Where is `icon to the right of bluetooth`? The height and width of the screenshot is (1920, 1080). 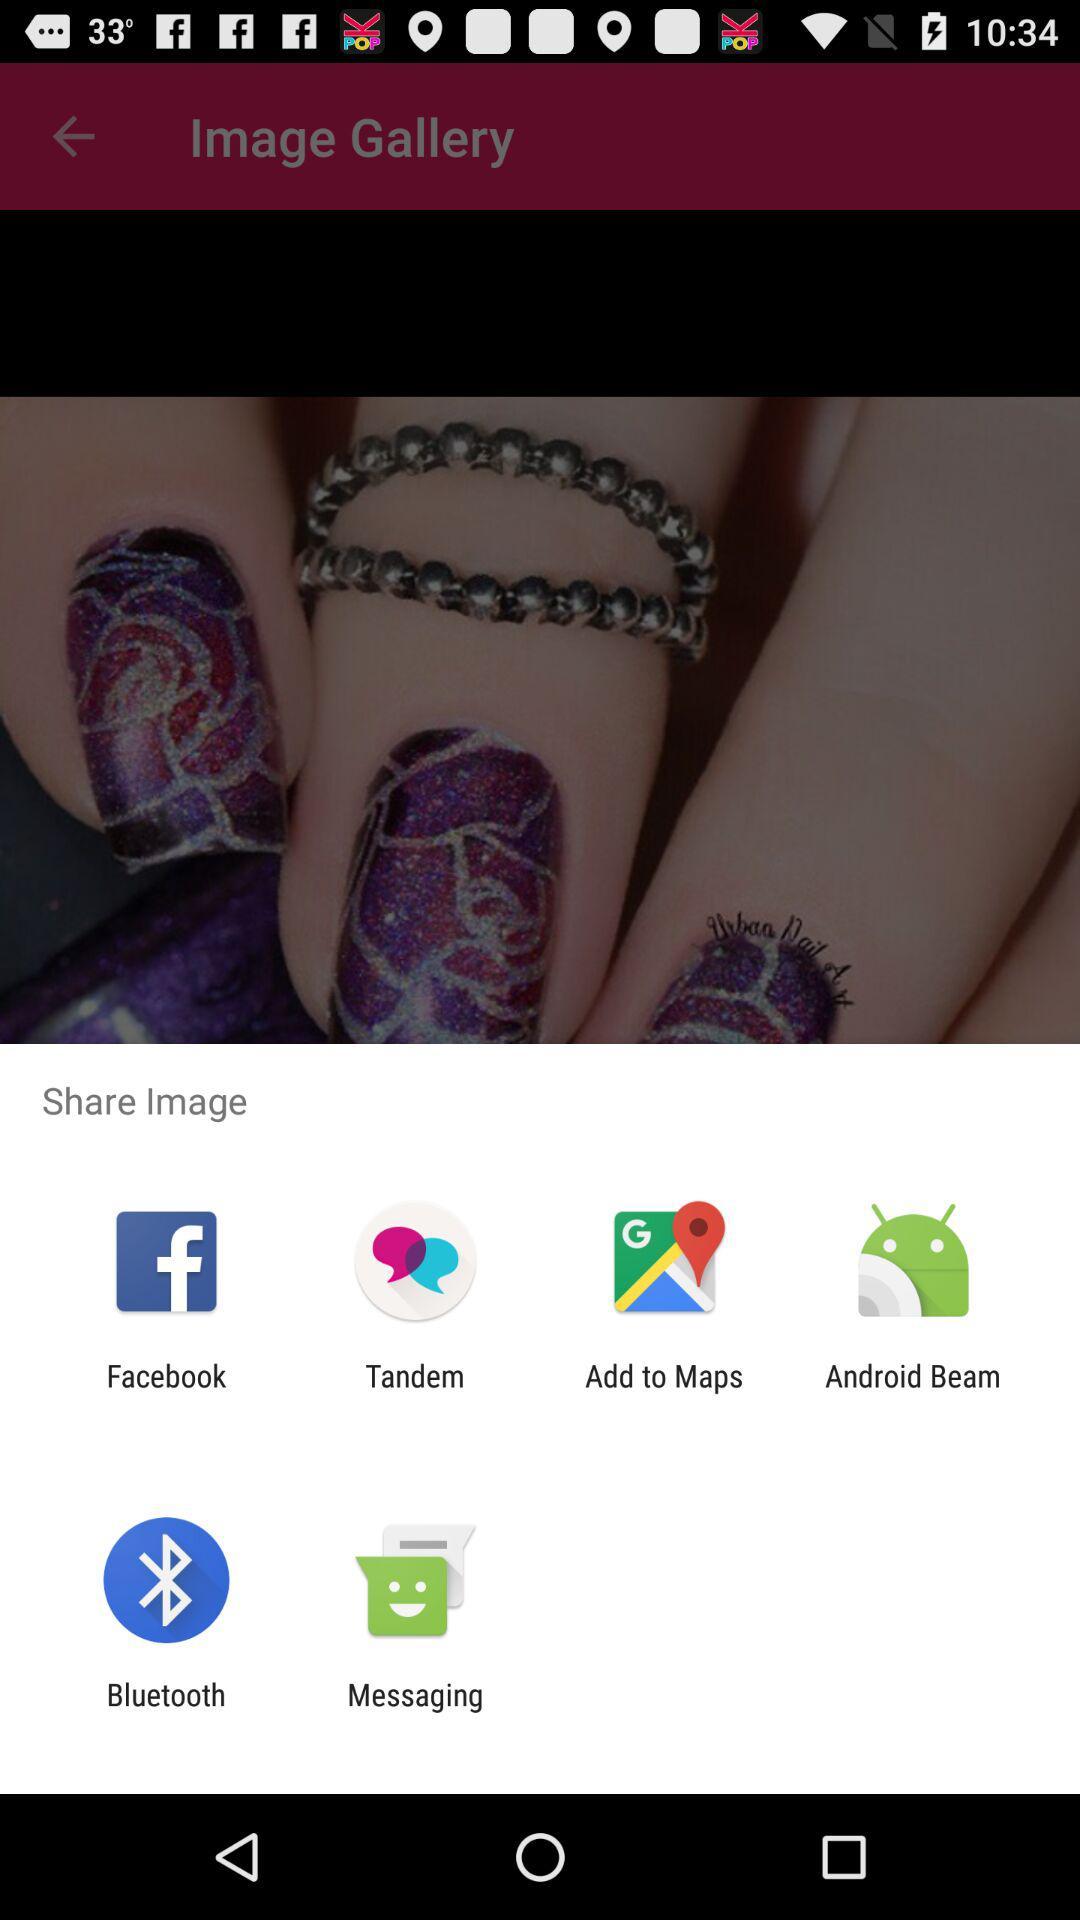 icon to the right of bluetooth is located at coordinates (414, 1711).